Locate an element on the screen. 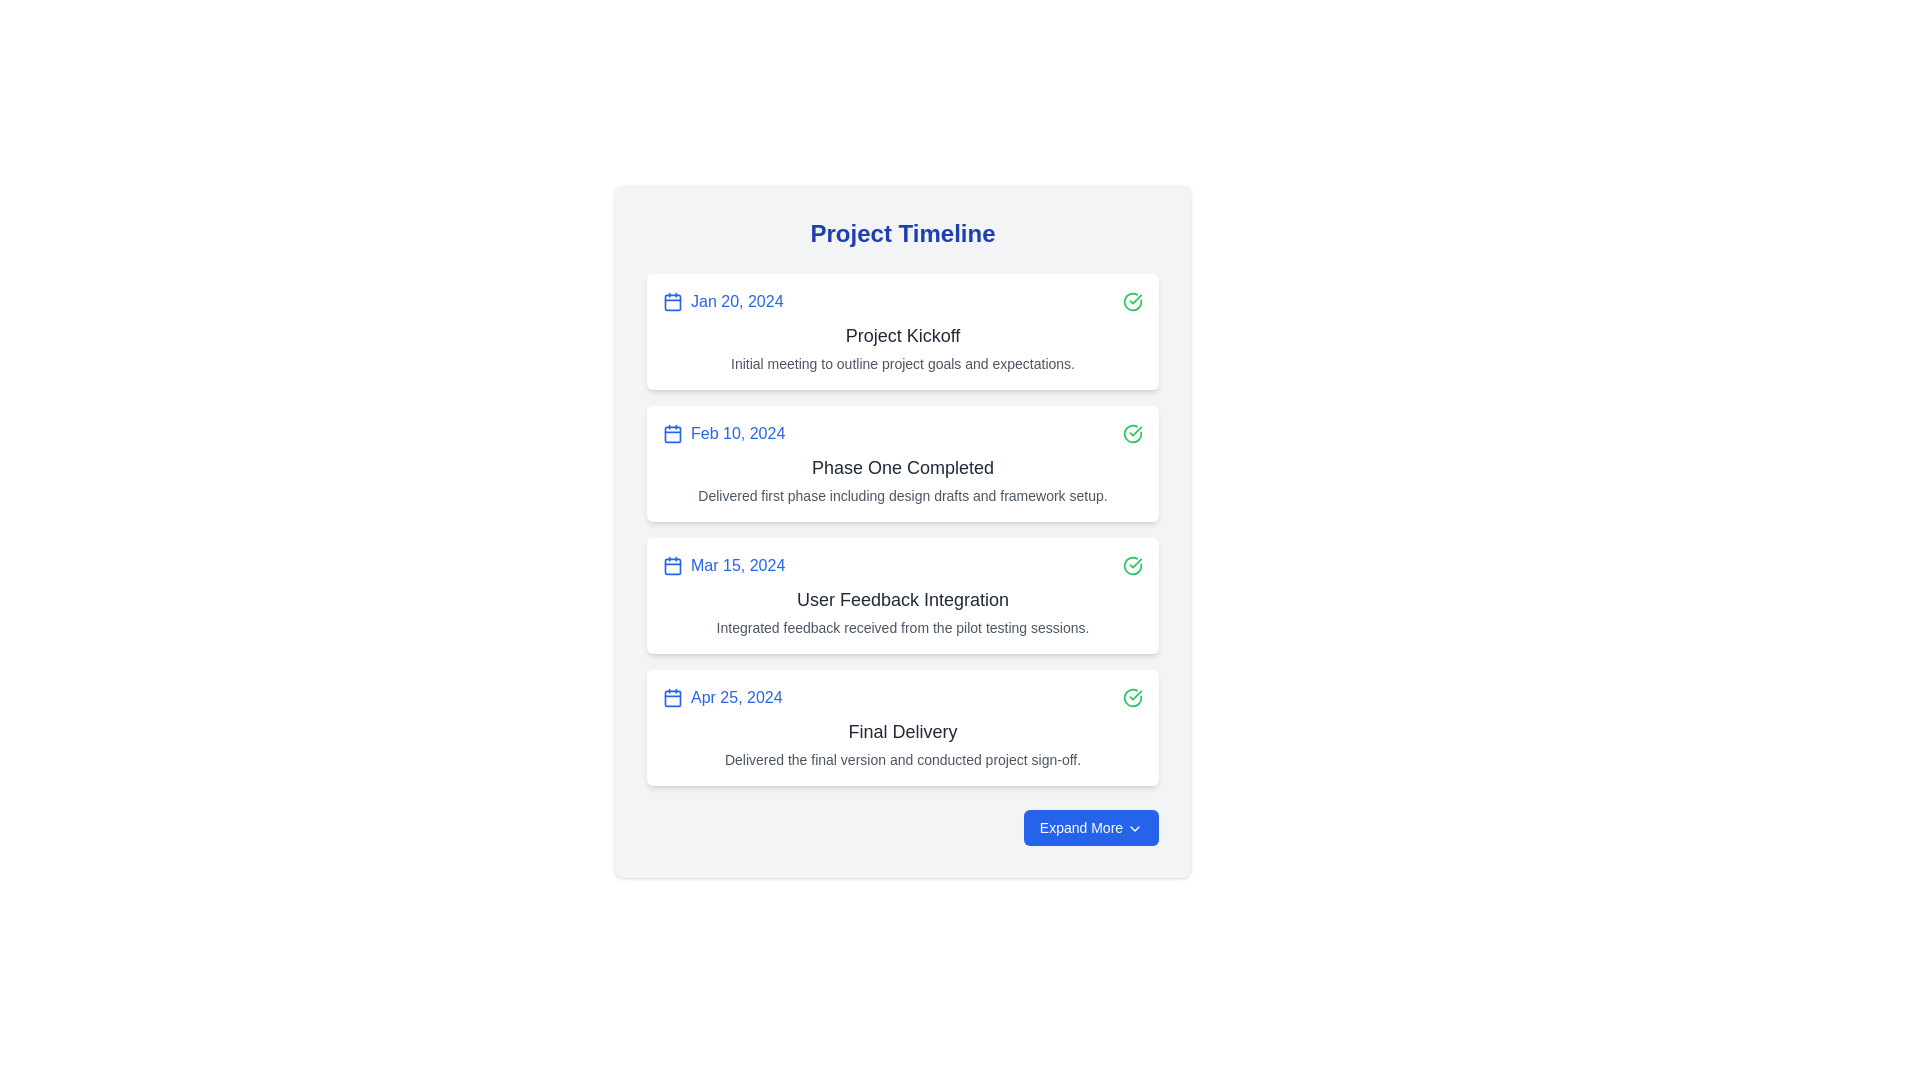 Image resolution: width=1920 pixels, height=1080 pixels. text content of the Text label displaying 'Jan 20, 2024', which is styled in medium font weight and blue color, positioned next to the calendar icon in the timeline layout is located at coordinates (736, 301).